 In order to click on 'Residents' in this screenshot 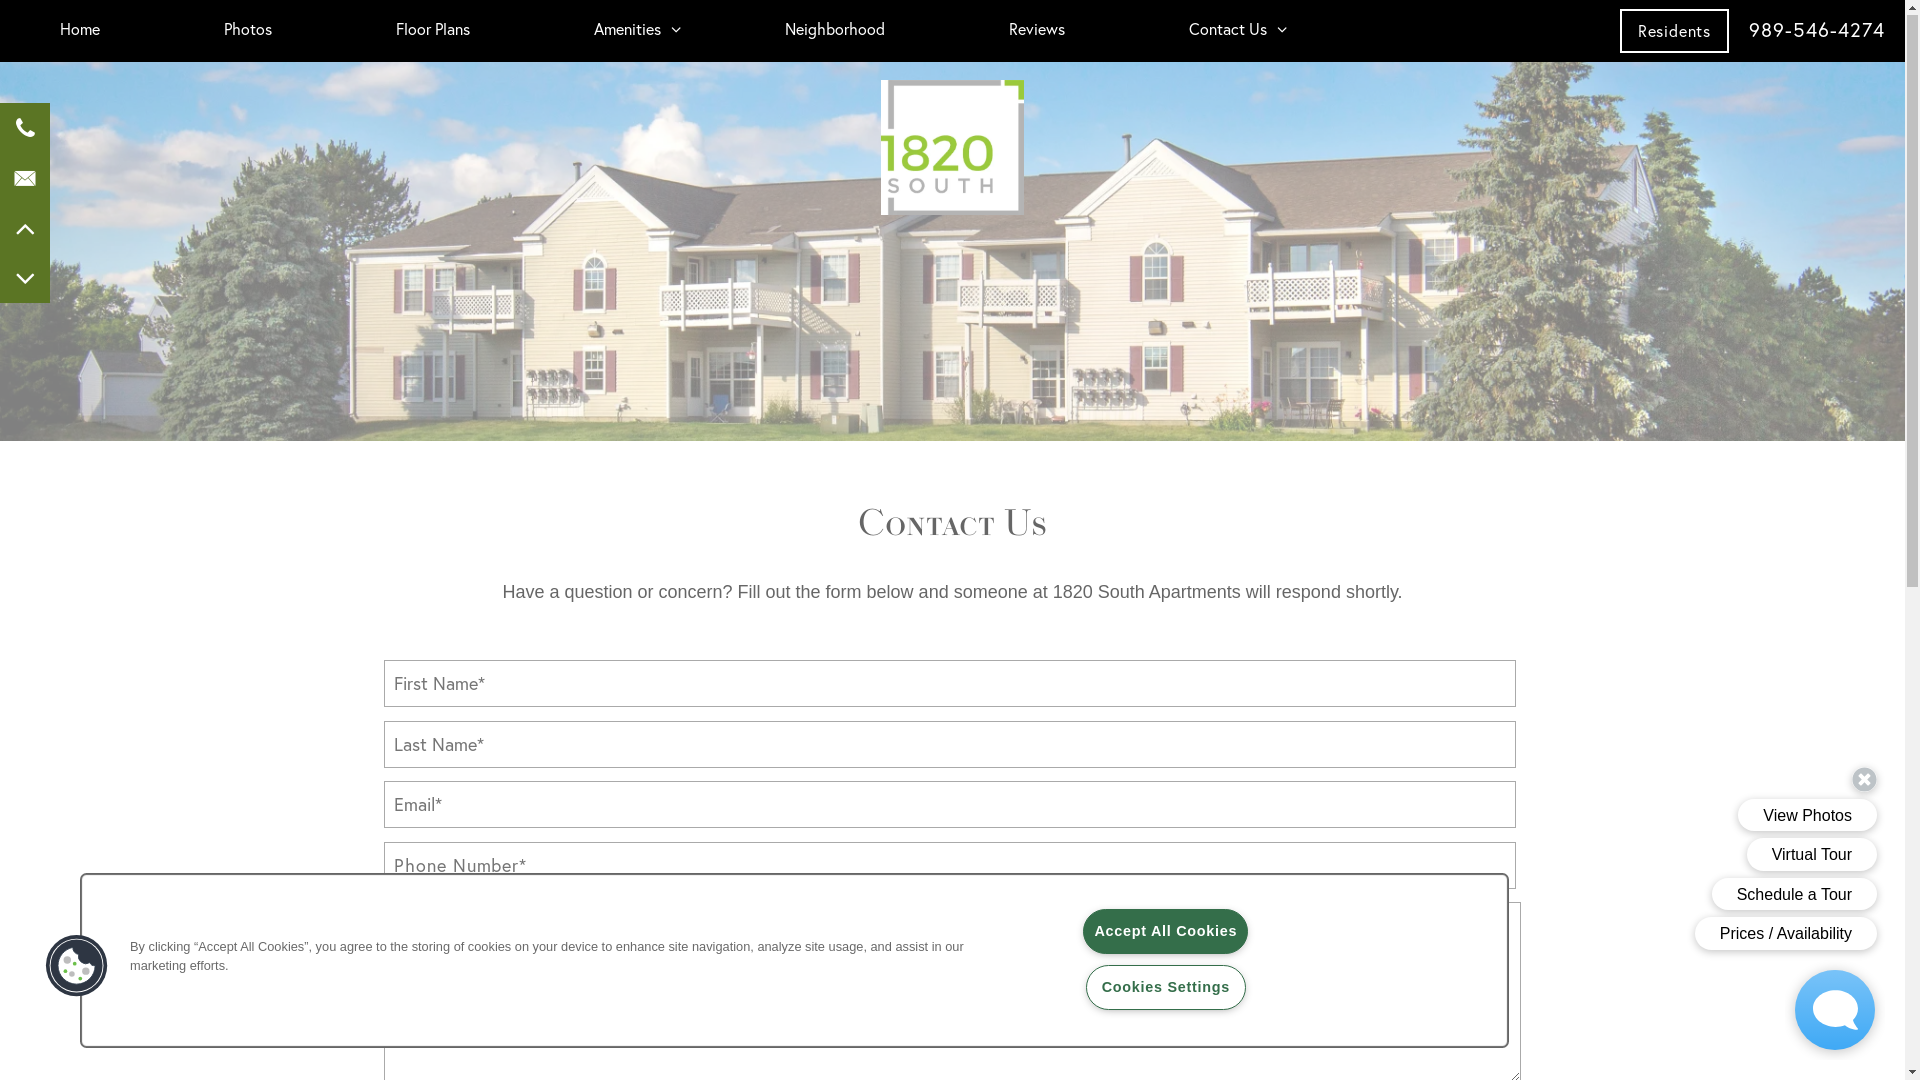, I will do `click(1674, 31)`.